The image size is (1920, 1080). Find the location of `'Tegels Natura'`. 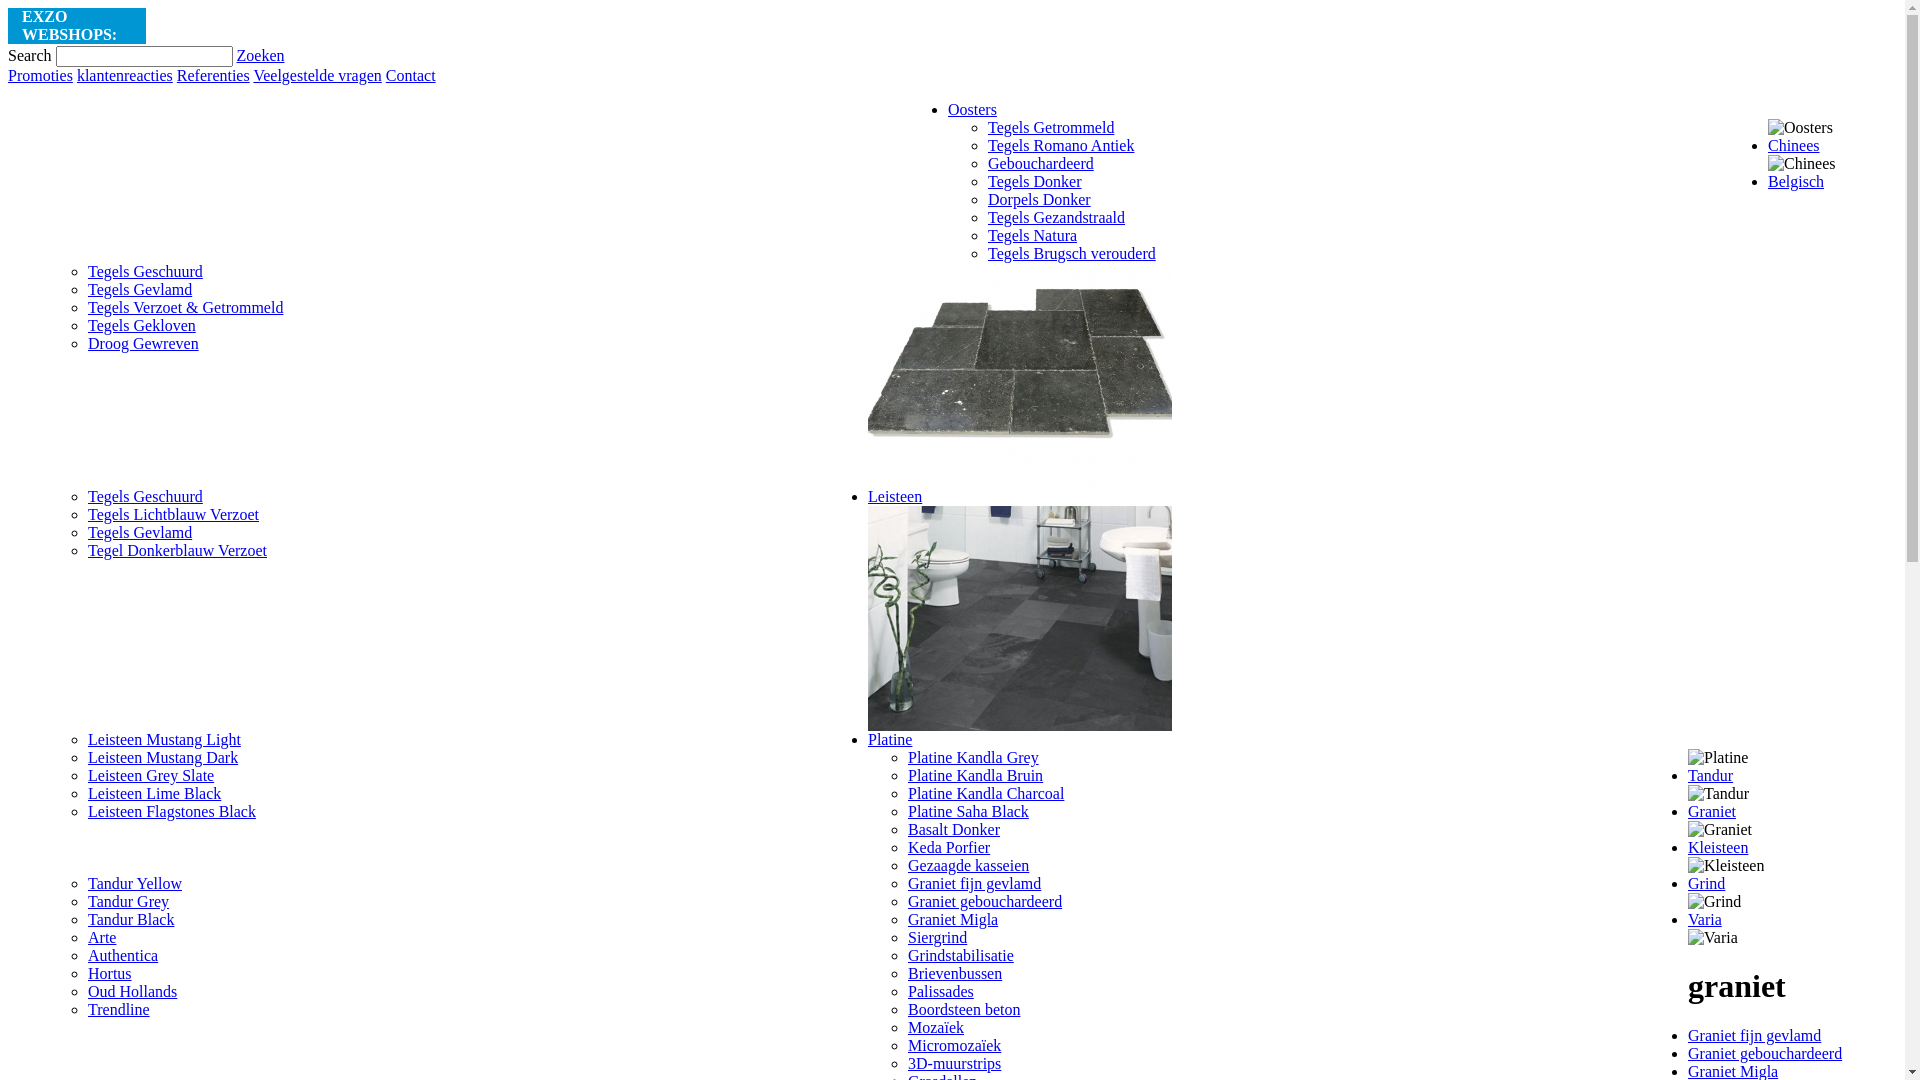

'Tegels Natura' is located at coordinates (1032, 234).